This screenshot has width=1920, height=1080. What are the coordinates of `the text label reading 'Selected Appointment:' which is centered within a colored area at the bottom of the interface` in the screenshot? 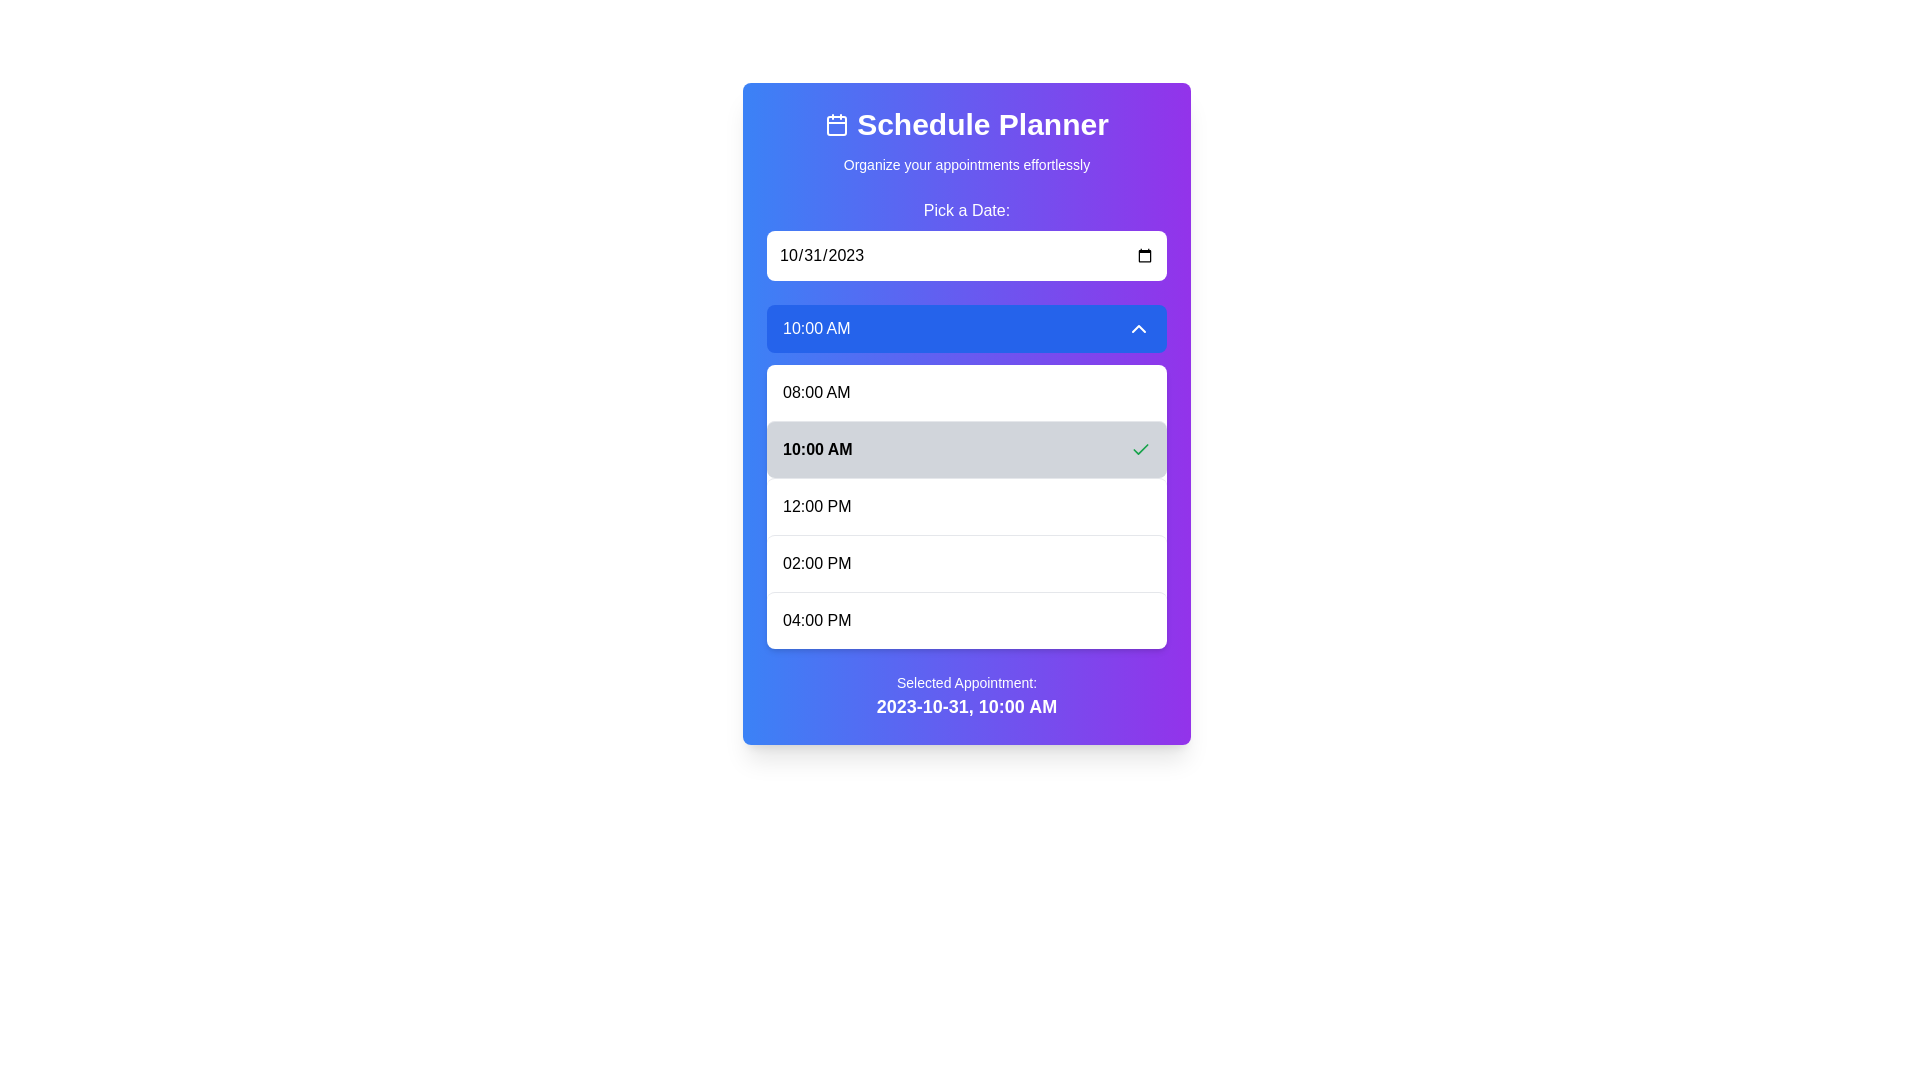 It's located at (966, 681).